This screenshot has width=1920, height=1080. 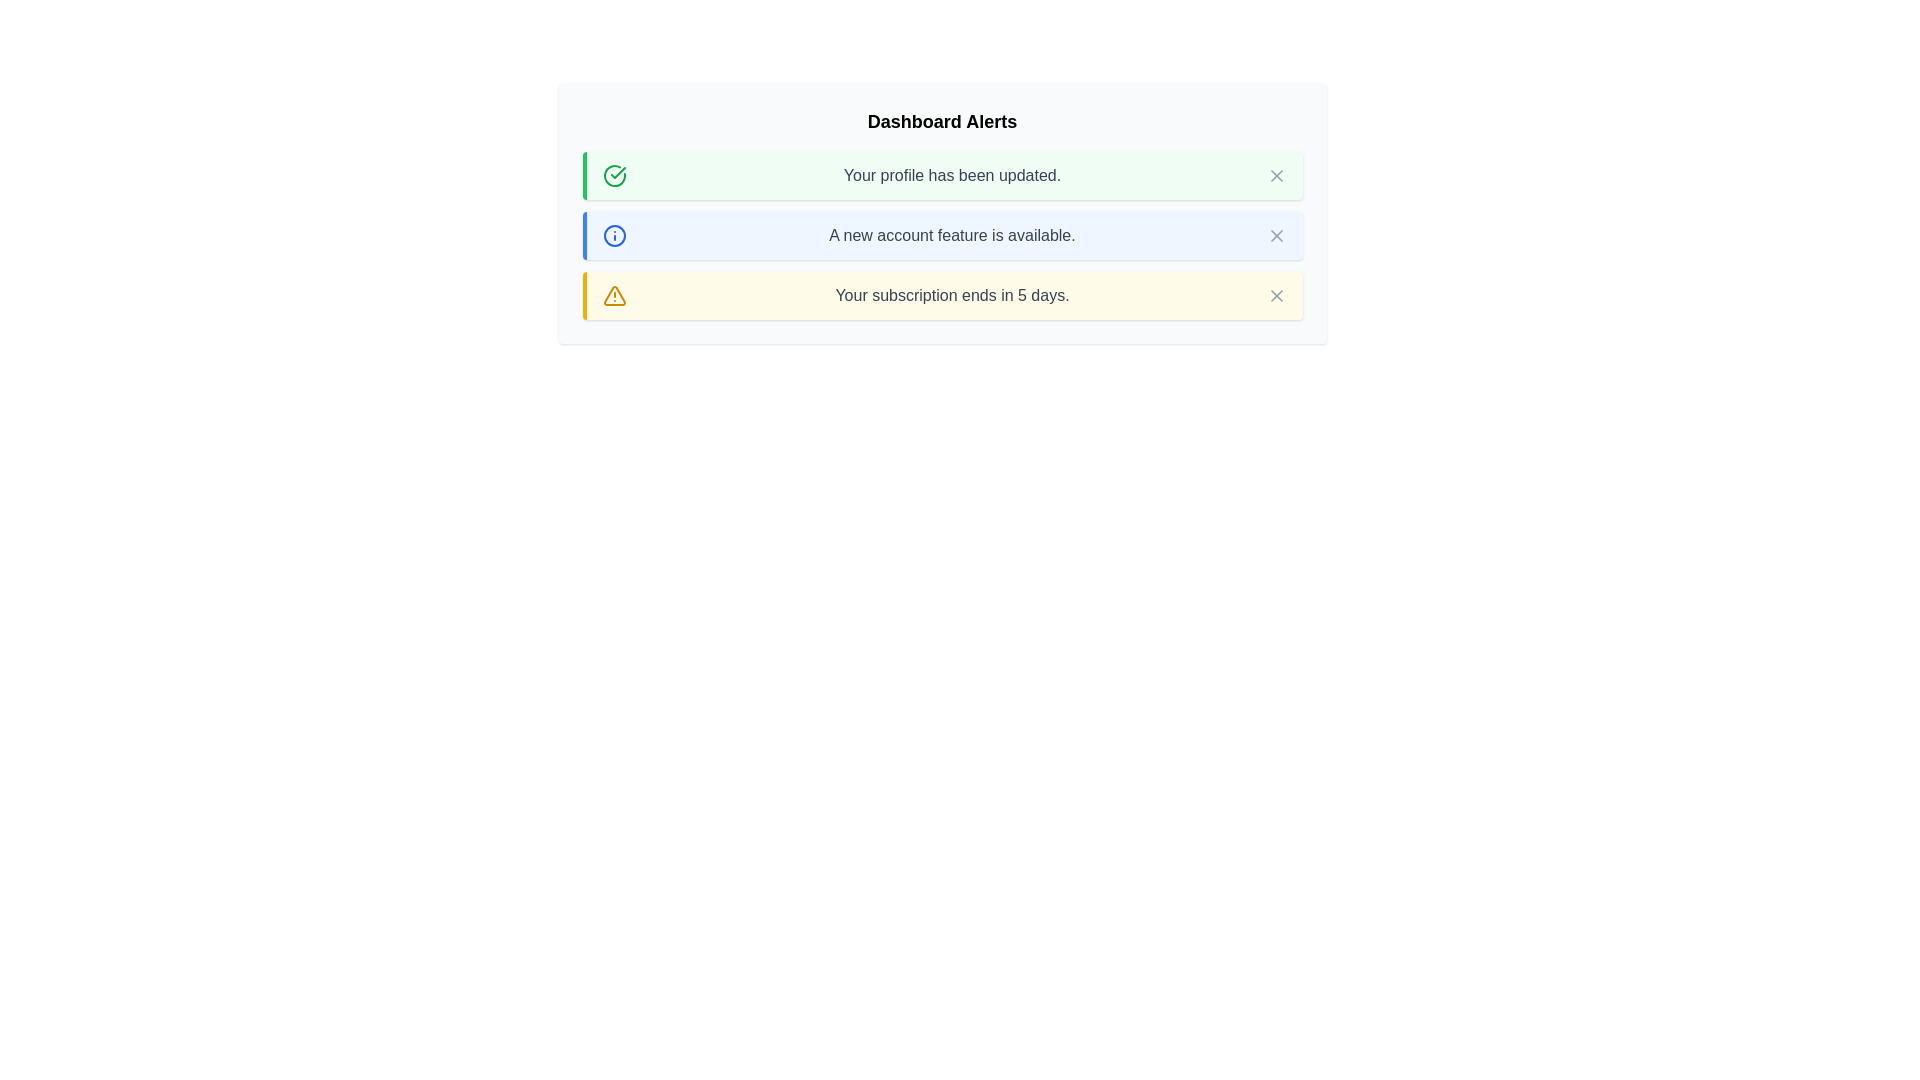 What do you see at coordinates (1275, 234) in the screenshot?
I see `the 'Dismiss' button represented by an 'X' icon at the far right of the blue notification bar to change its color from gray to a darker shade` at bounding box center [1275, 234].